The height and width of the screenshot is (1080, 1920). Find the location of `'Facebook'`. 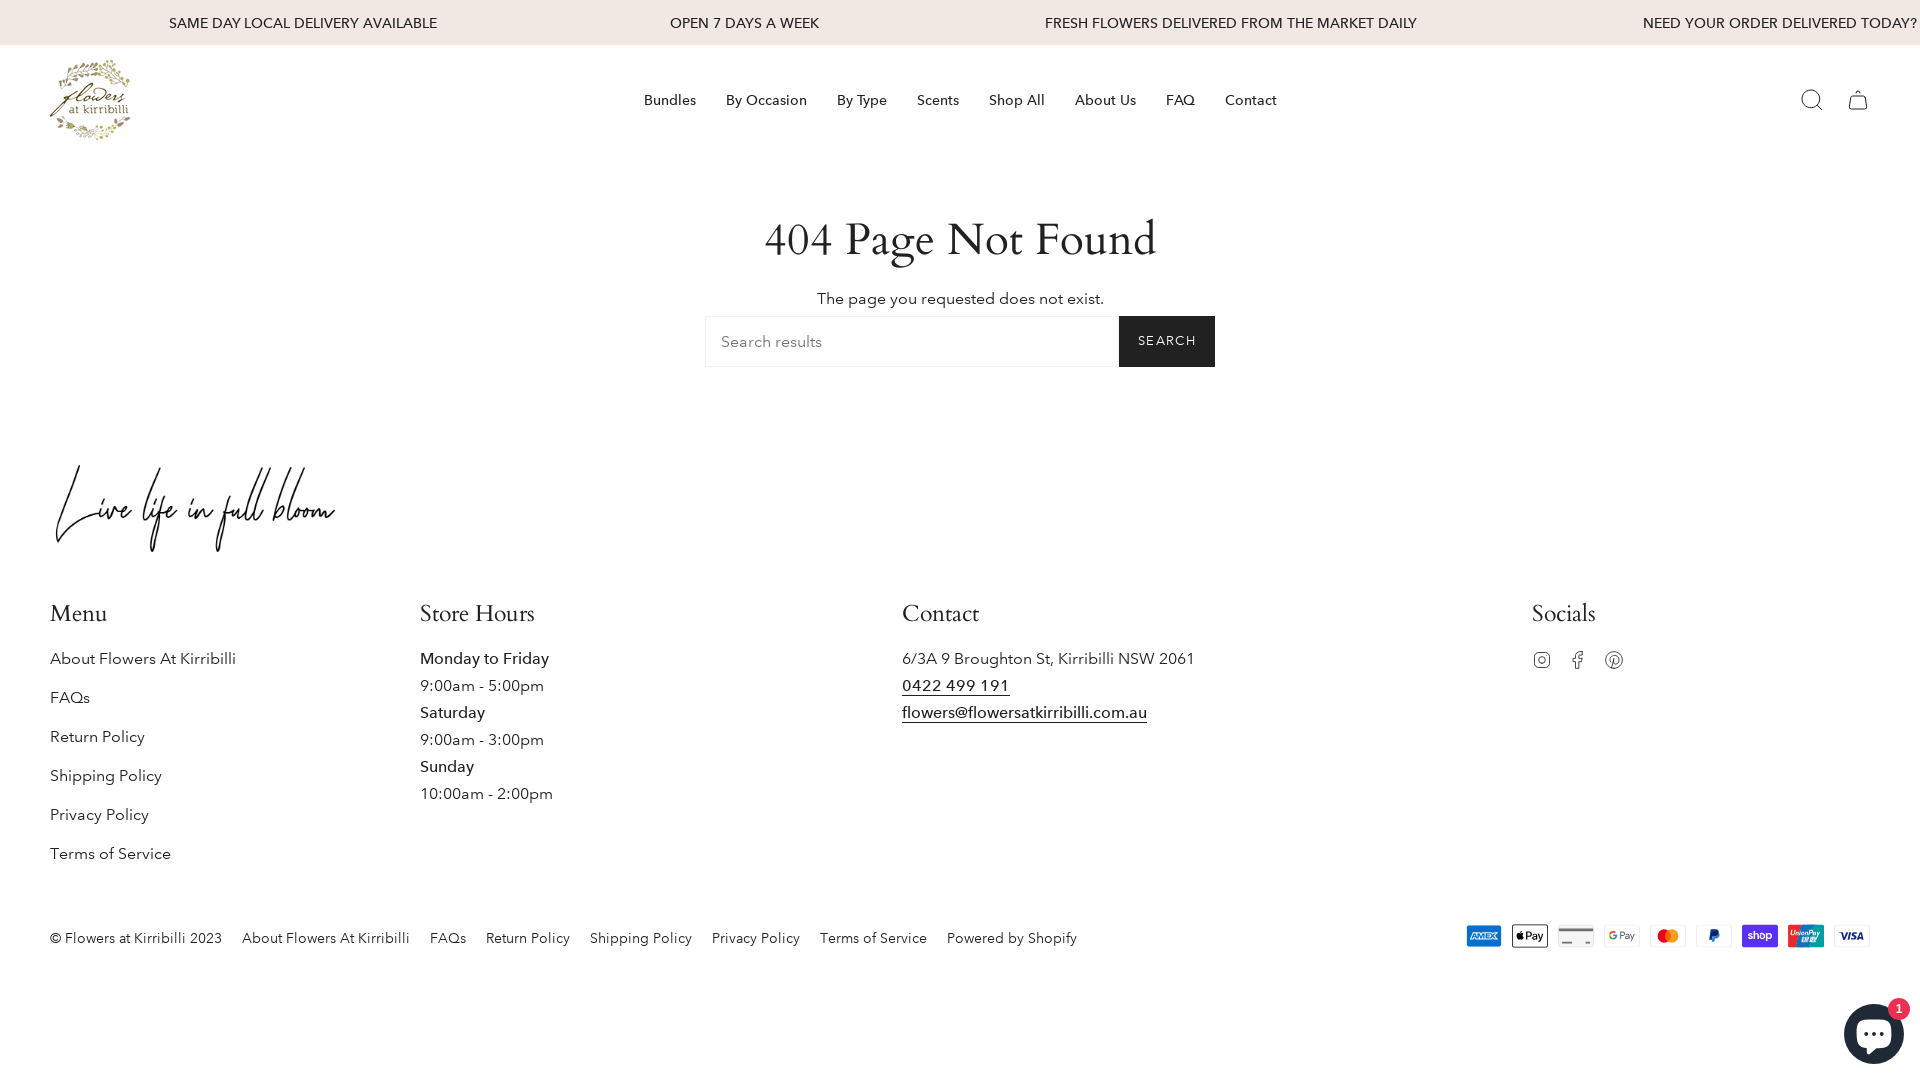

'Facebook' is located at coordinates (1577, 658).